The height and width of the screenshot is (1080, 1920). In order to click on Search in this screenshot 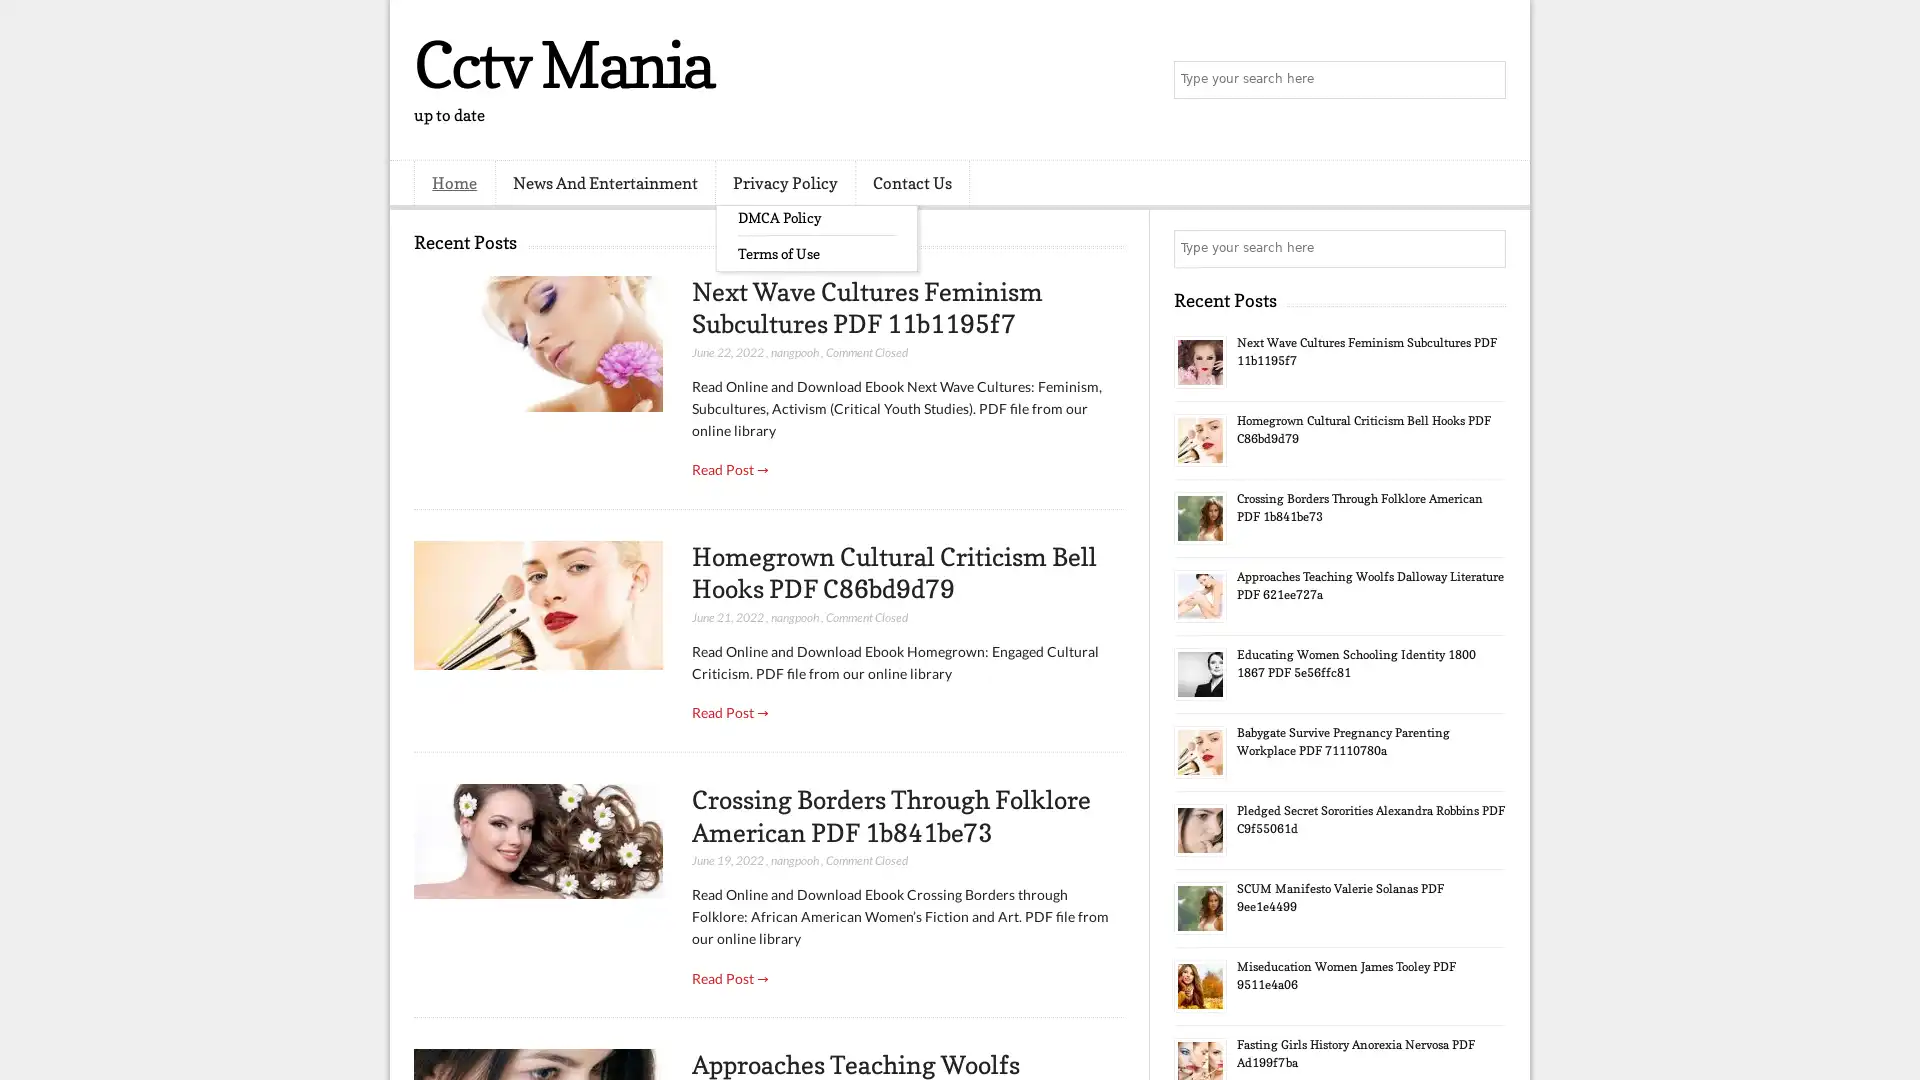, I will do `click(1485, 80)`.